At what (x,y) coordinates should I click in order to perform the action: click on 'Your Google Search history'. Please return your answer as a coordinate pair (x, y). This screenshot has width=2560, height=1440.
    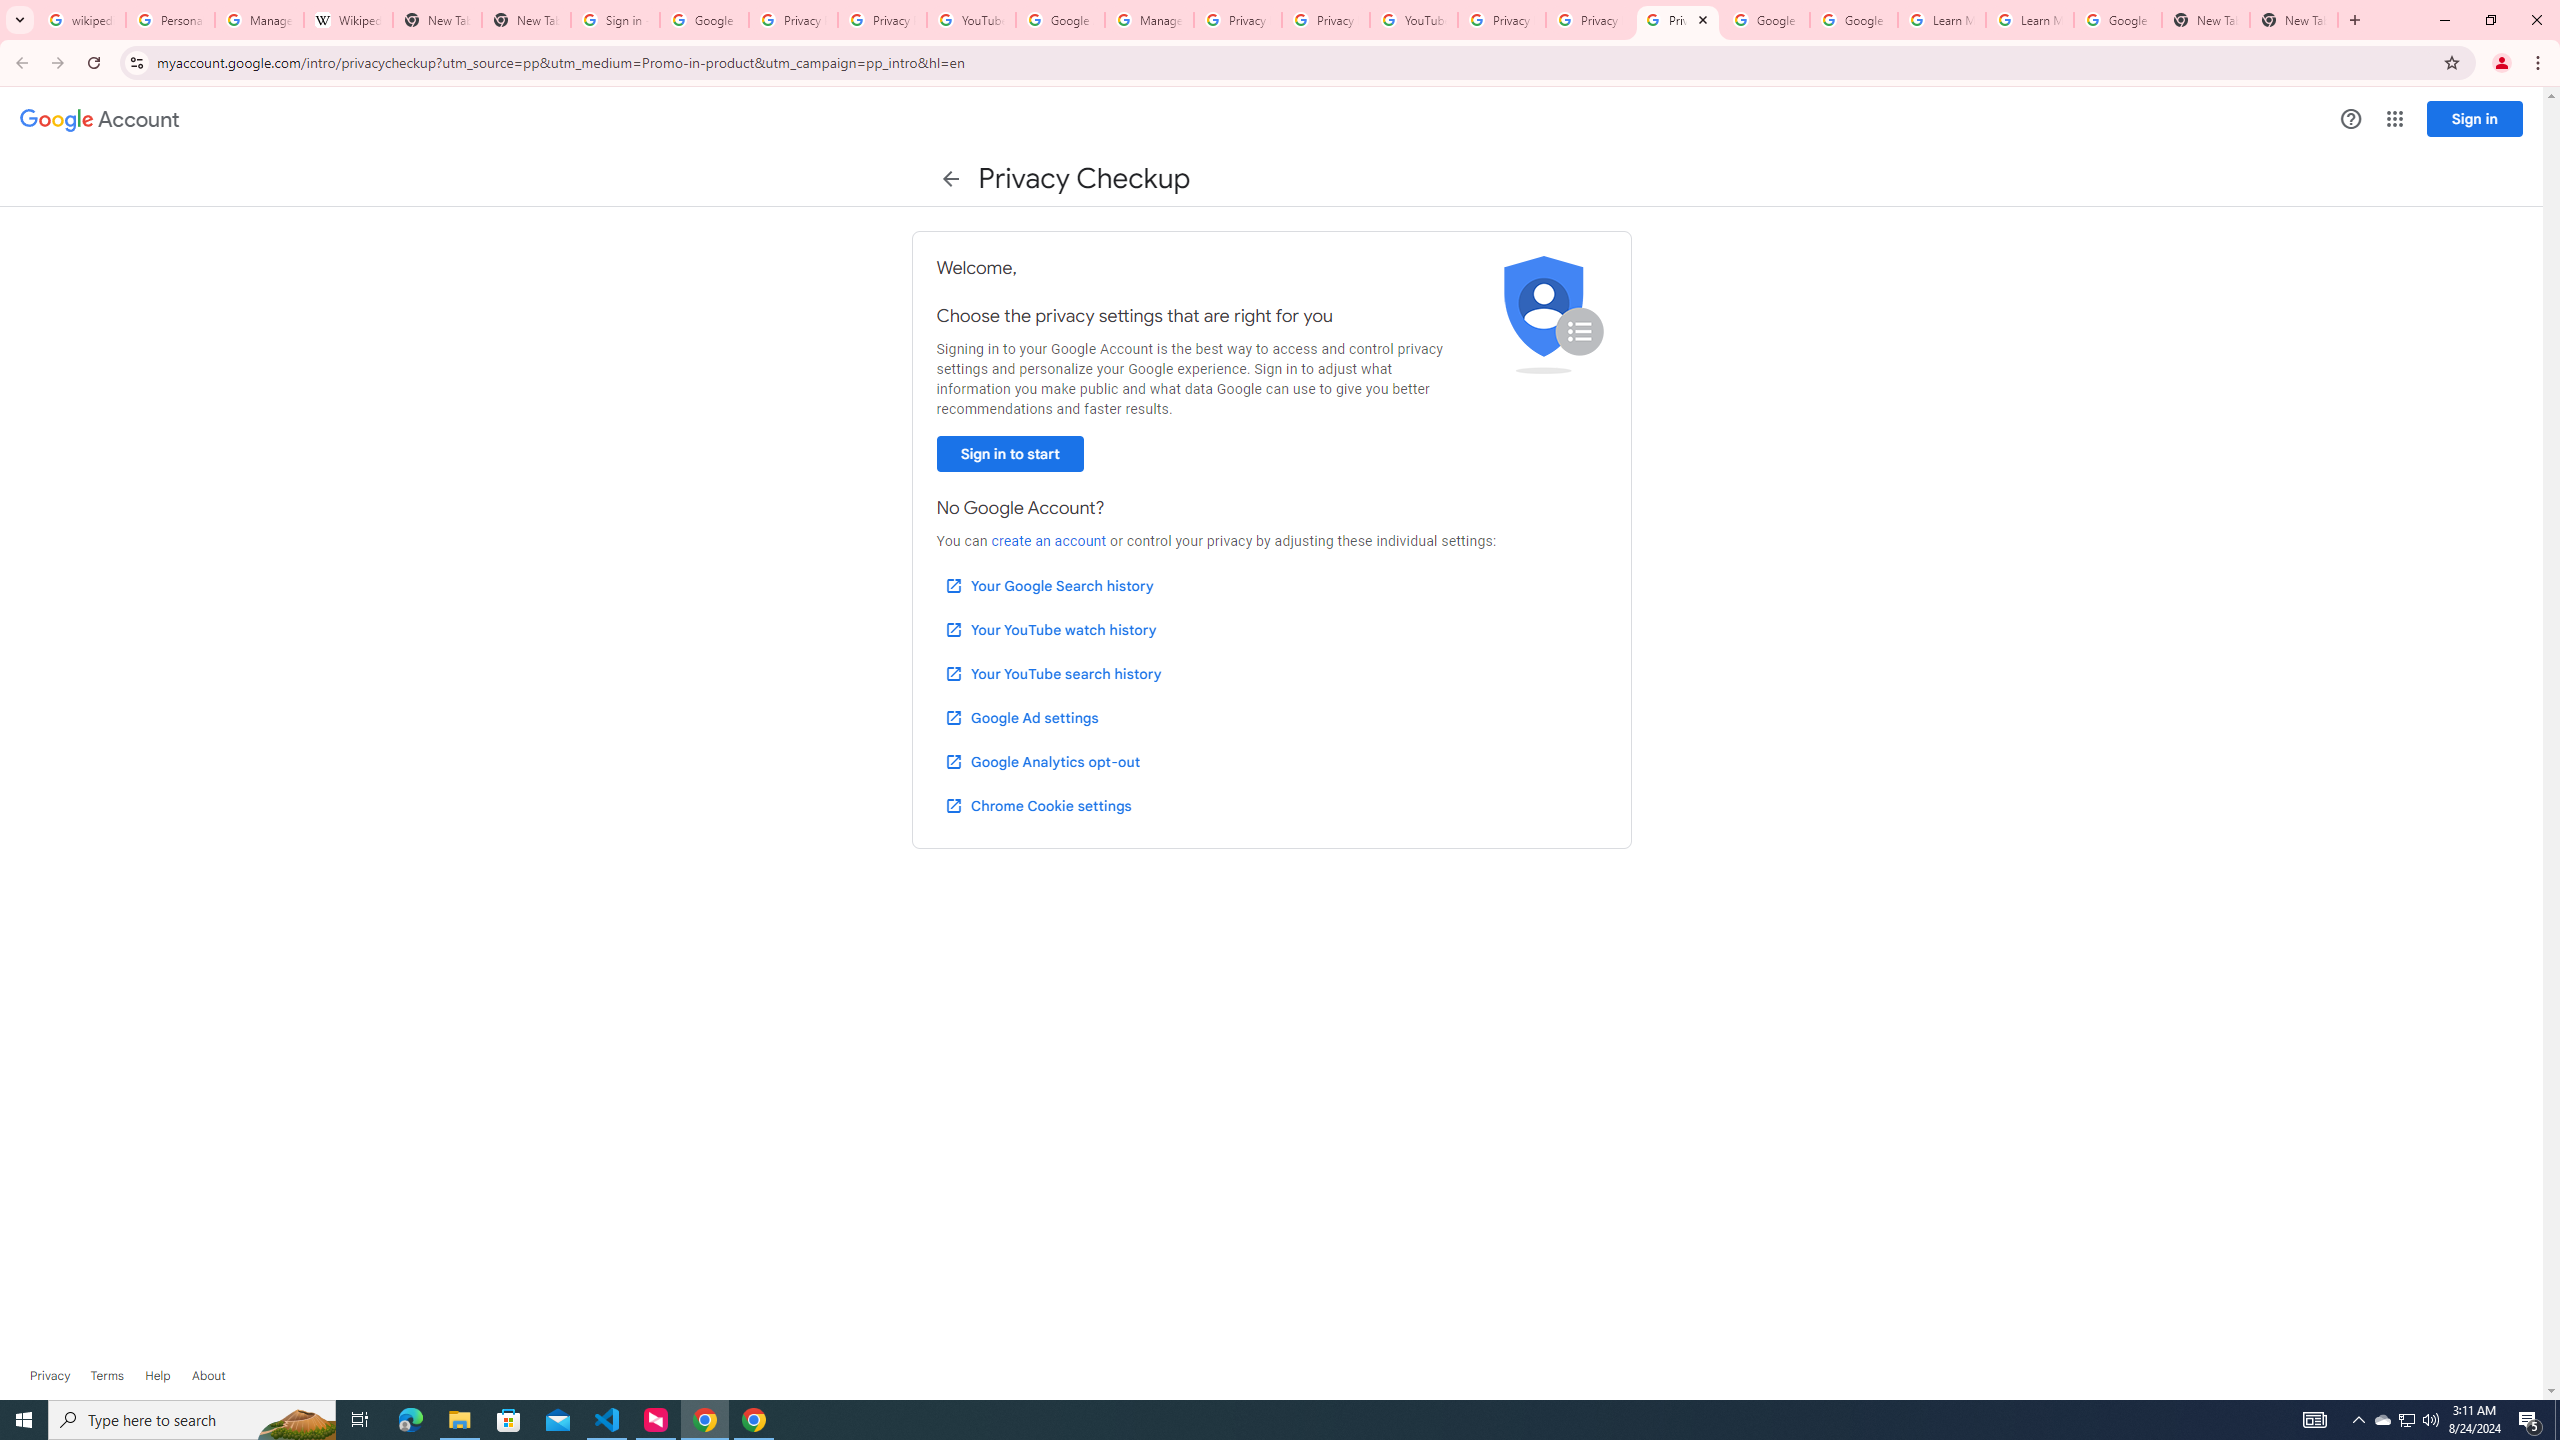
    Looking at the image, I should click on (1048, 585).